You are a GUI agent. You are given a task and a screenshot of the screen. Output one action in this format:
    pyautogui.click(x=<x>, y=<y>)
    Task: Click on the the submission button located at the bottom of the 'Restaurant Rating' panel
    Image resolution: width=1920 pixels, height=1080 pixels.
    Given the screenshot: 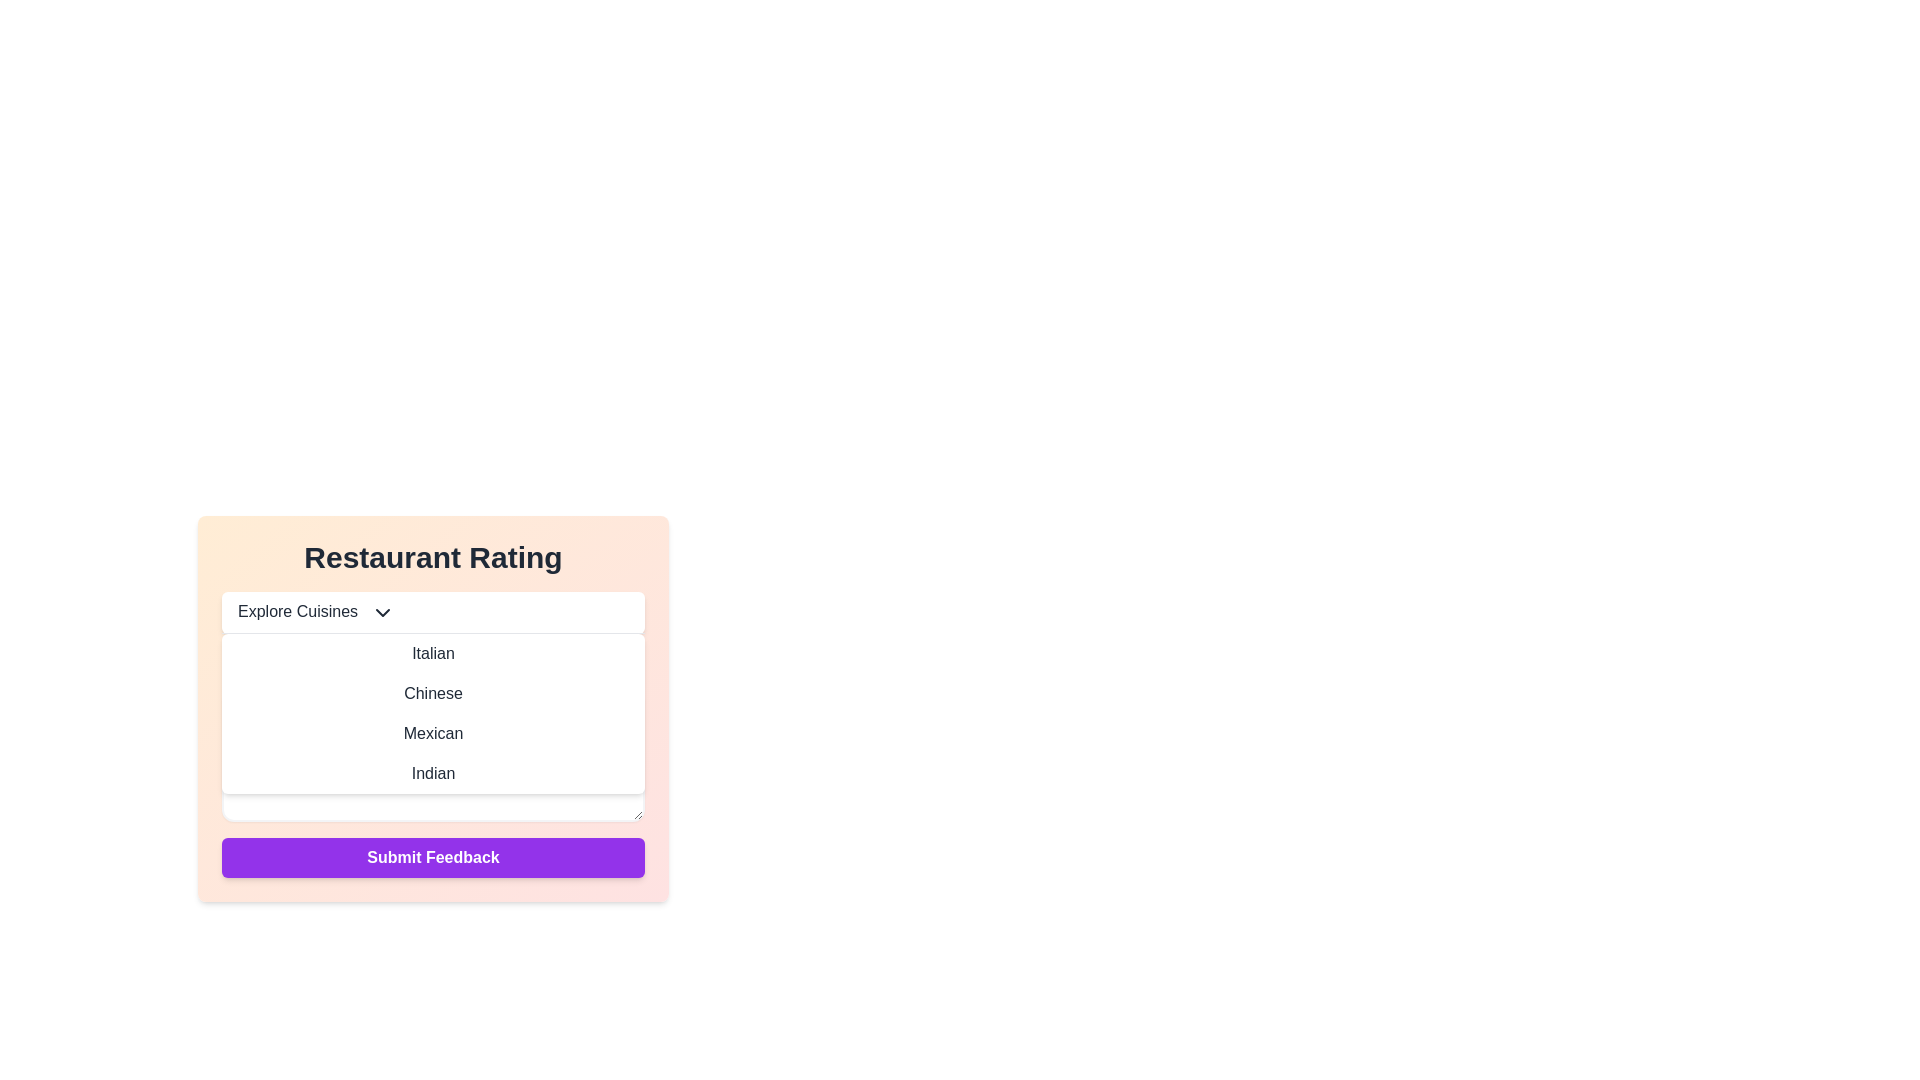 What is the action you would take?
    pyautogui.click(x=432, y=856)
    